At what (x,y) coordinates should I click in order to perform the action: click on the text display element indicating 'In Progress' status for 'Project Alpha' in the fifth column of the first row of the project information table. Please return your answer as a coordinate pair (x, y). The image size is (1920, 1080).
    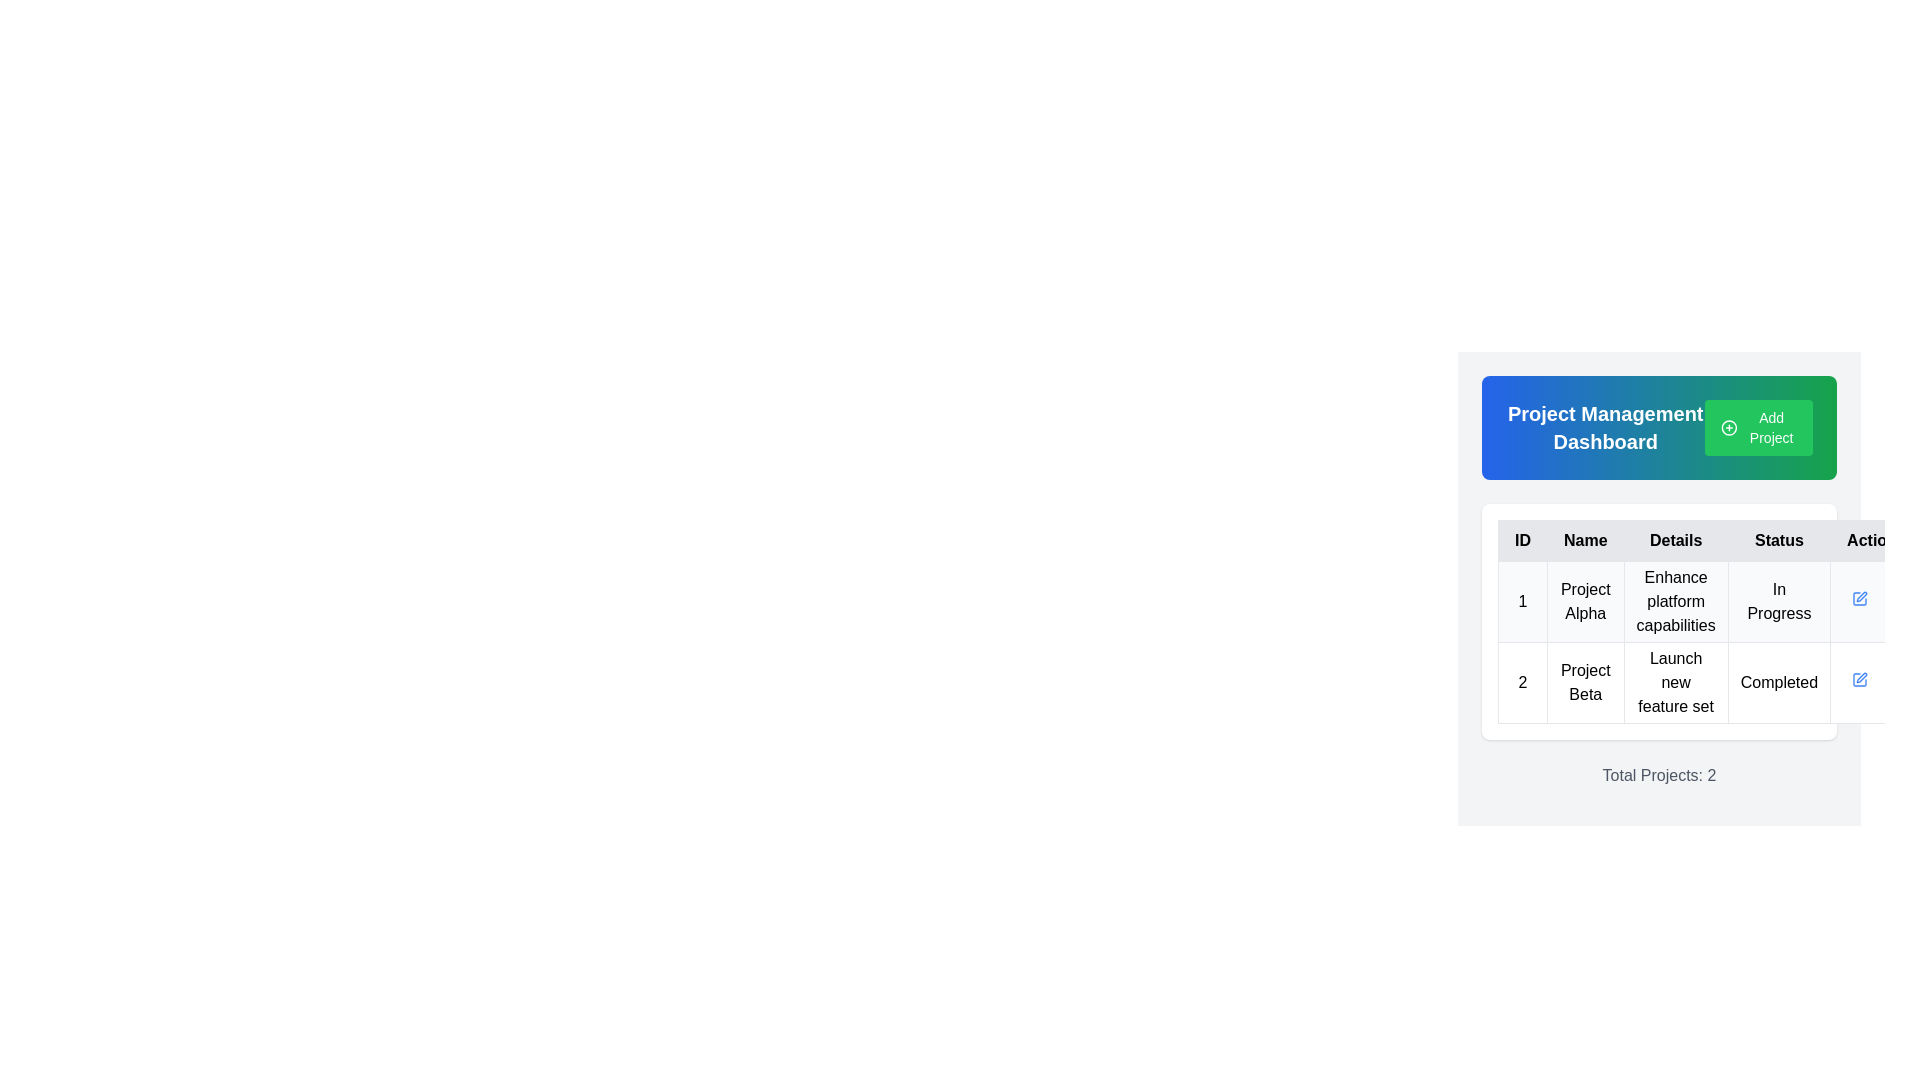
    Looking at the image, I should click on (1779, 600).